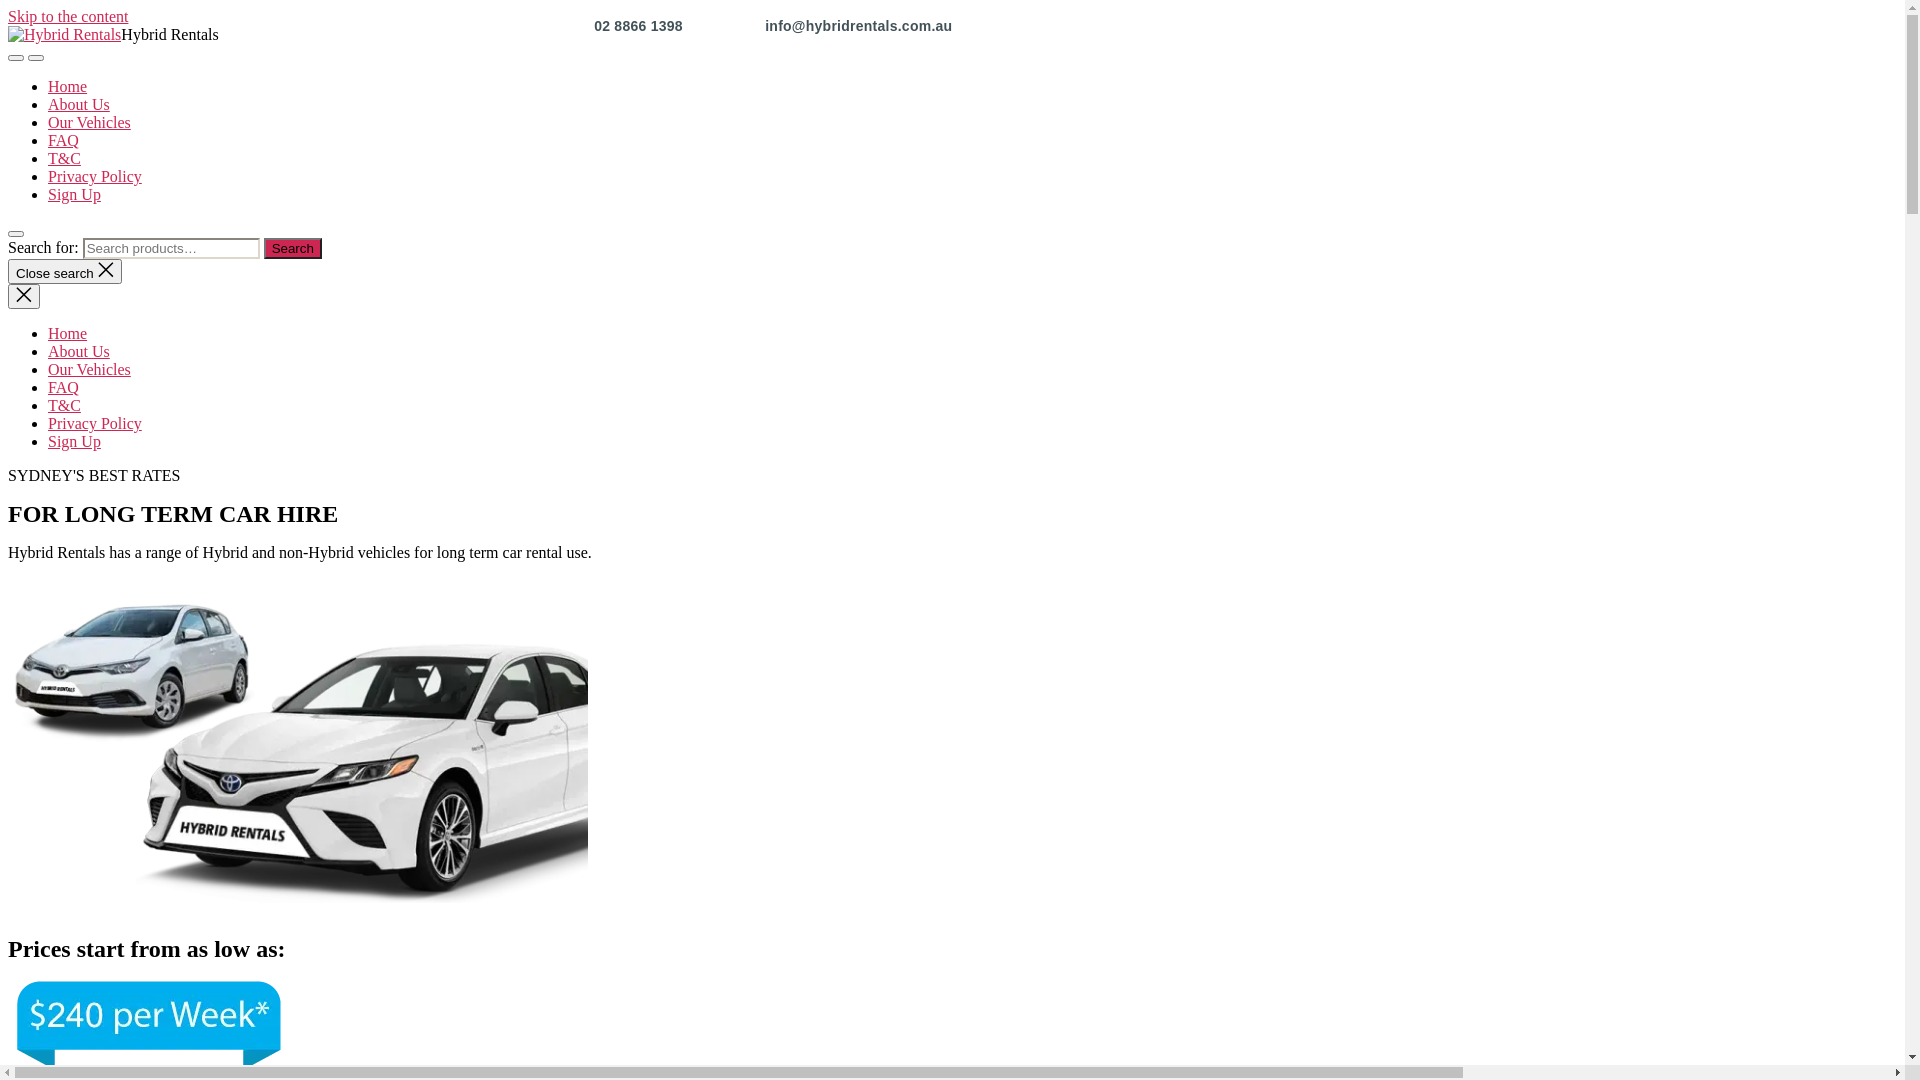 The width and height of the screenshot is (1920, 1080). Describe the element at coordinates (48, 175) in the screenshot. I see `'Privacy Policy'` at that location.